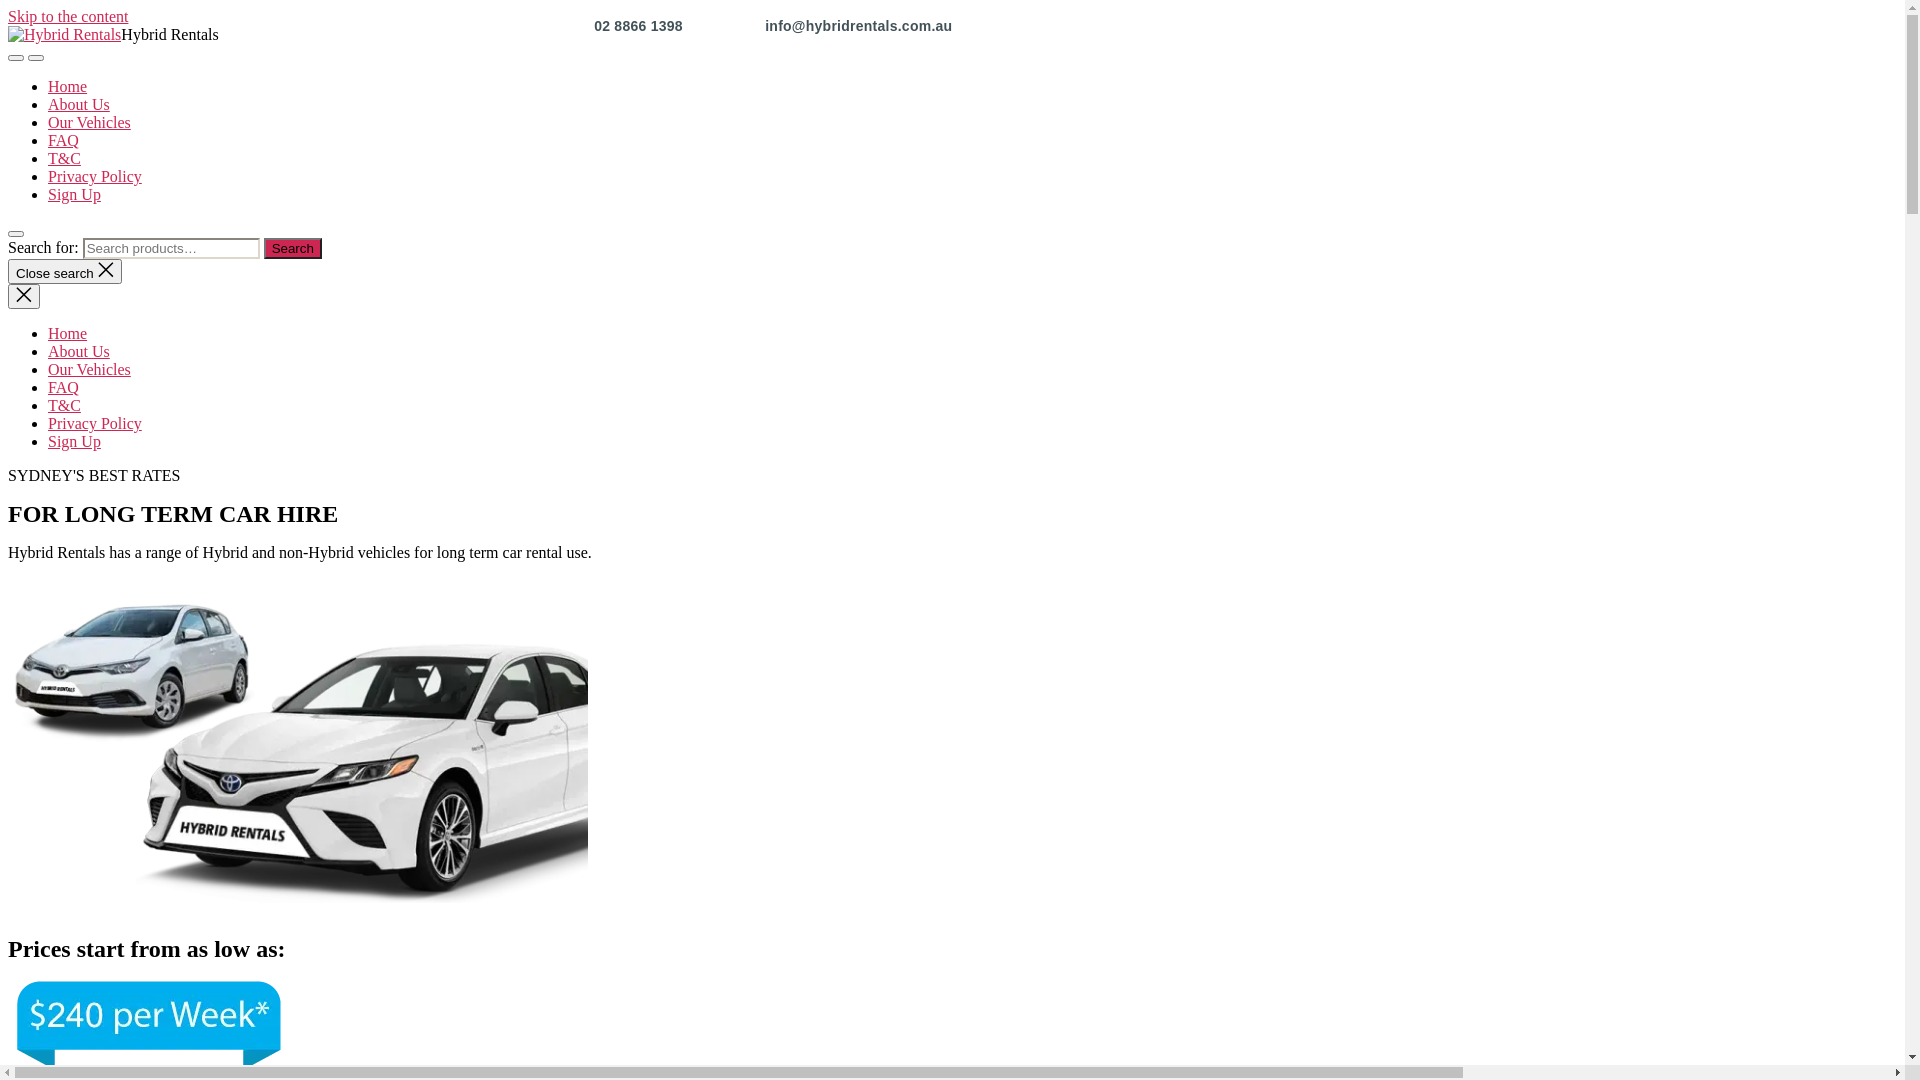 The width and height of the screenshot is (1920, 1080). Describe the element at coordinates (48, 175) in the screenshot. I see `'Privacy Policy'` at that location.